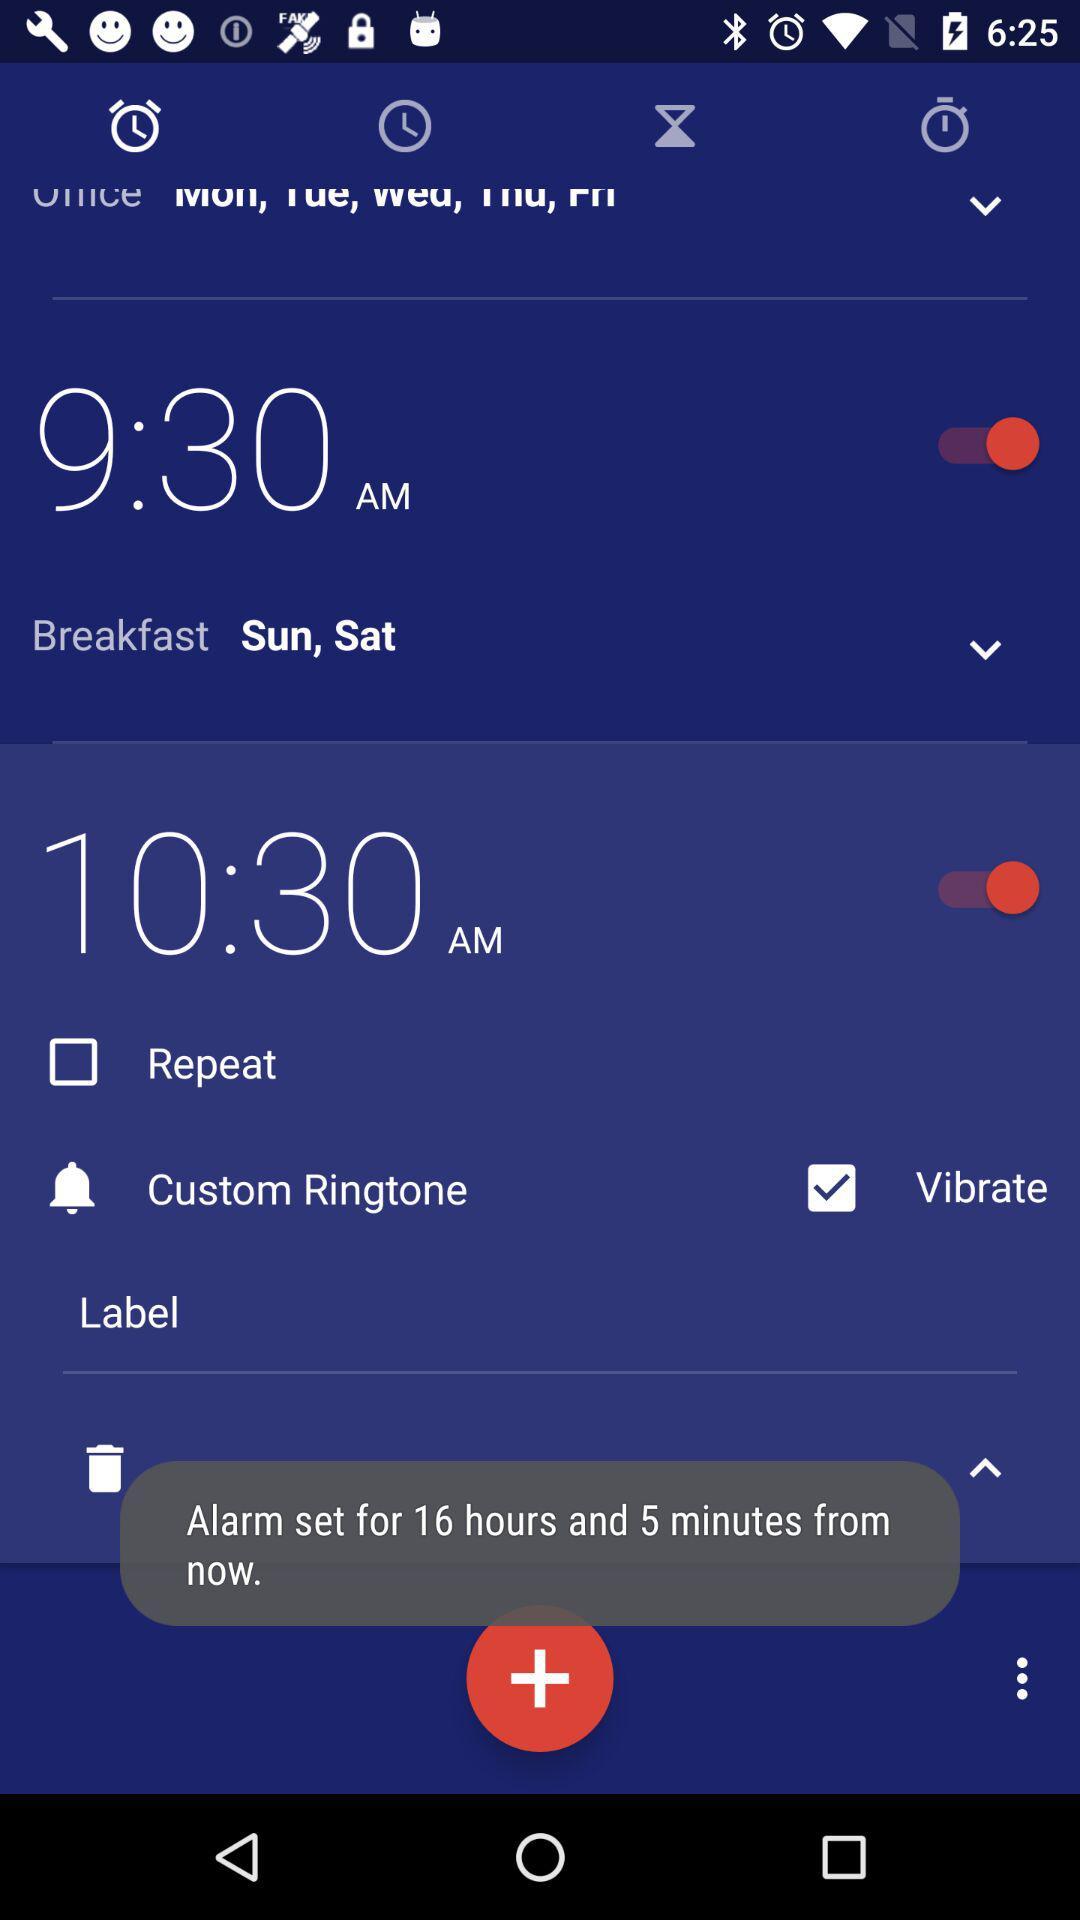 The image size is (1080, 1920). I want to click on icon to the right of the office   icon, so click(395, 203).